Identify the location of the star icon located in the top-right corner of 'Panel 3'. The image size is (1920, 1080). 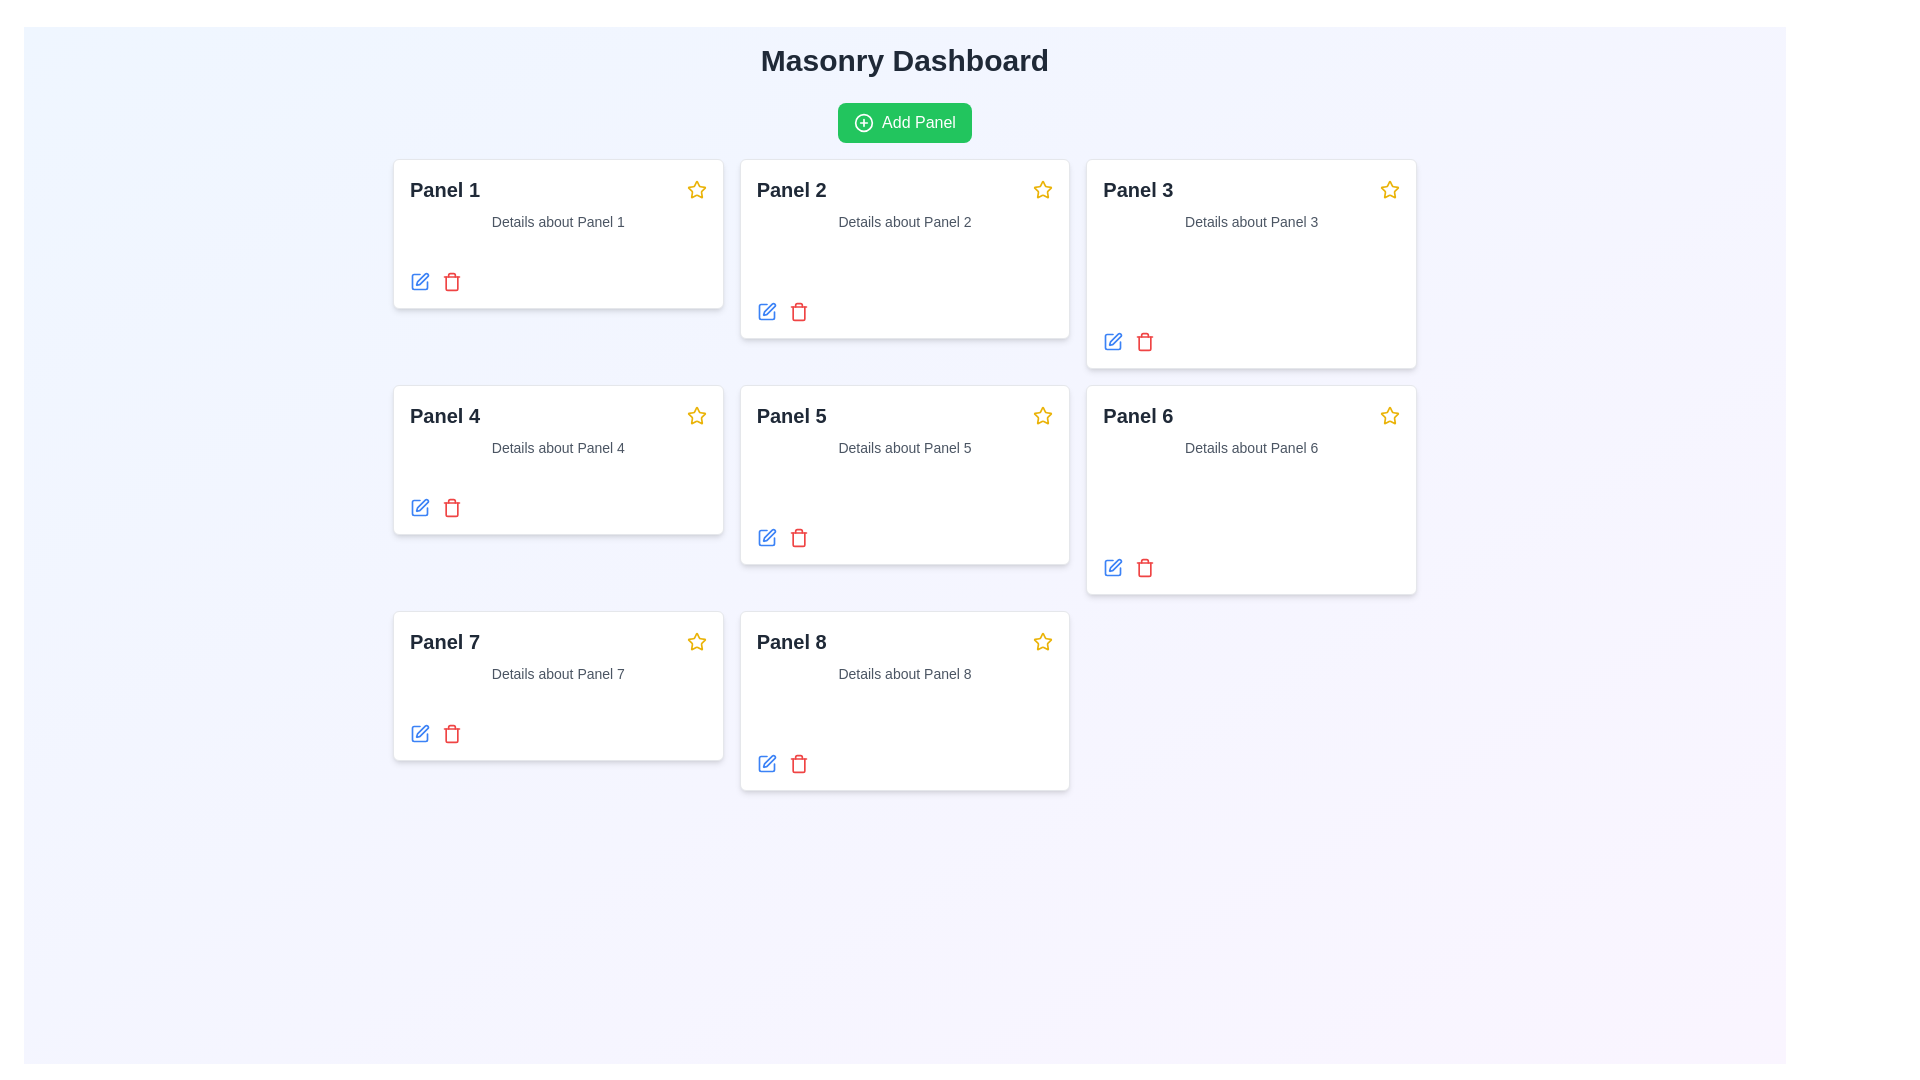
(1387, 189).